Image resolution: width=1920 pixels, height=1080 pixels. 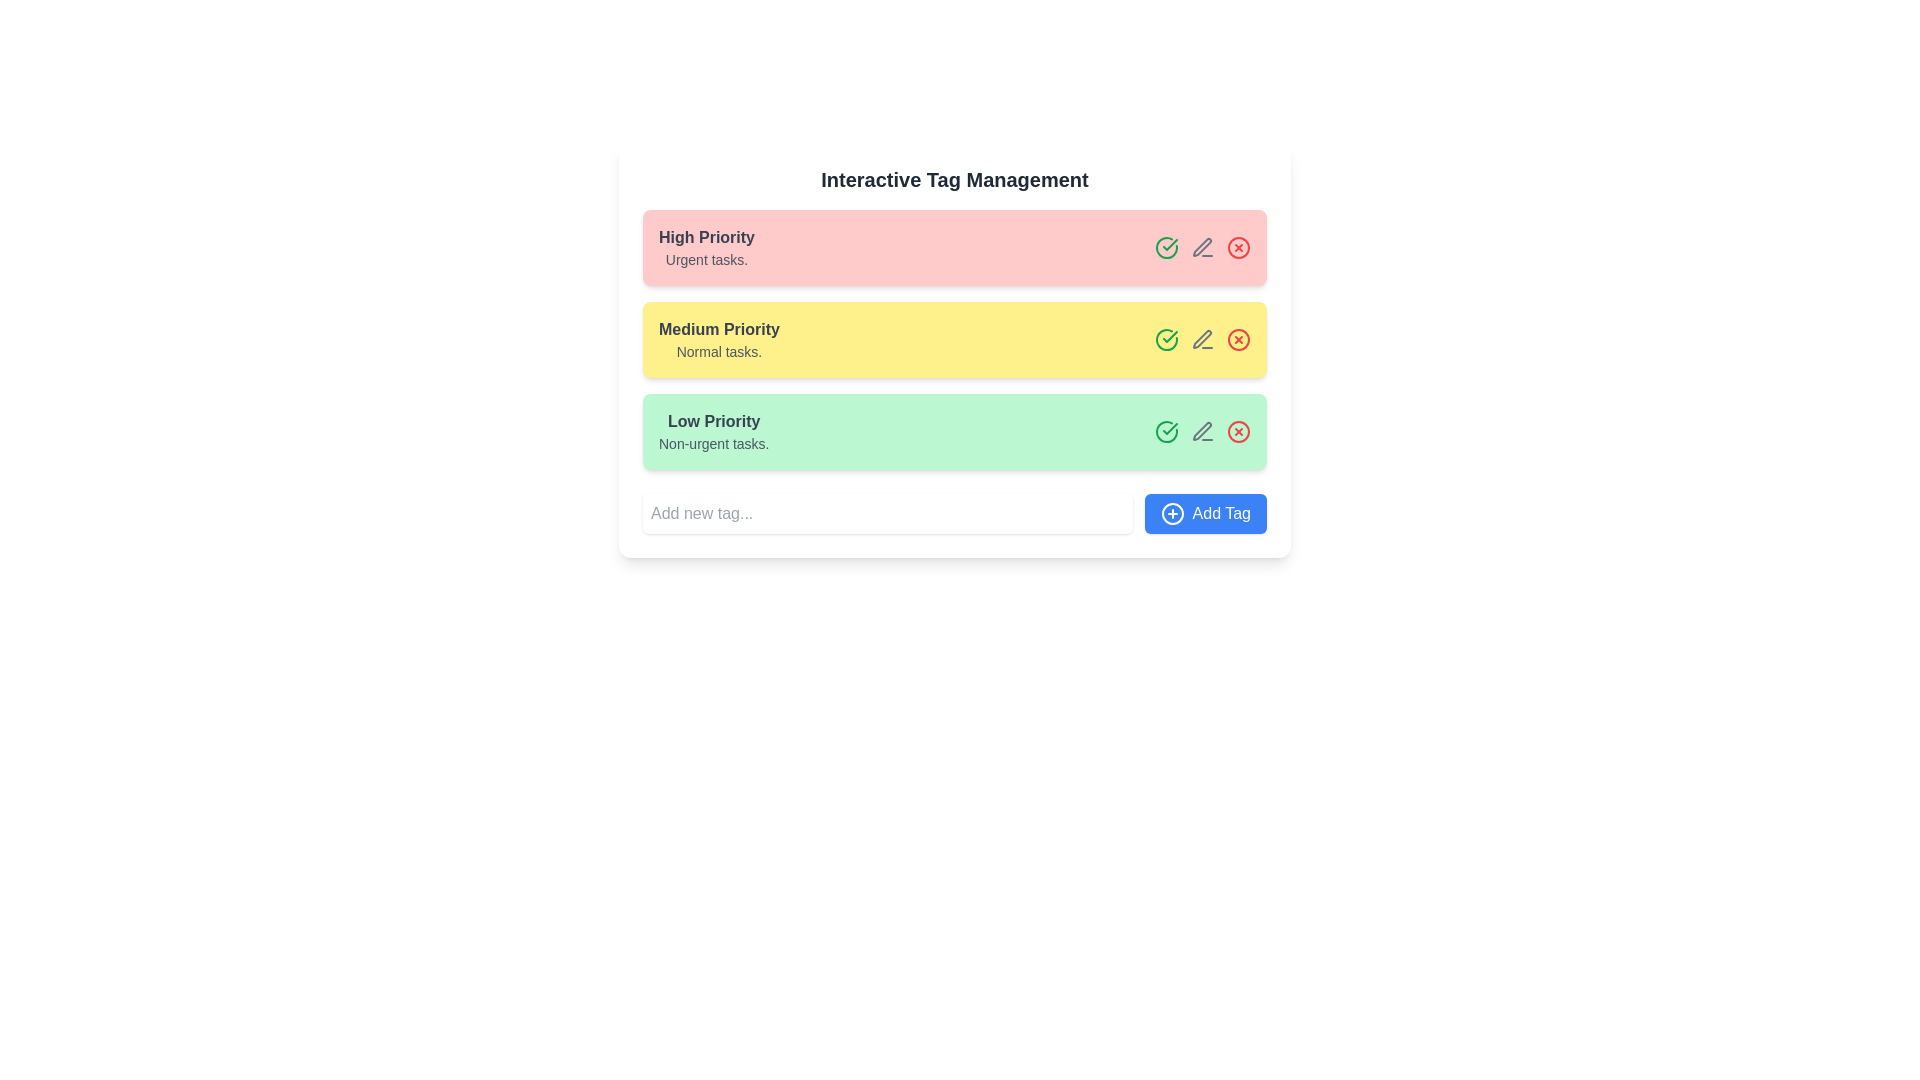 What do you see at coordinates (1172, 512) in the screenshot?
I see `the 'Add Tag' icon represented by an SVG component located at the bottom-right corner of the interface, which visually emphasizes the action of adding a new tag` at bounding box center [1172, 512].